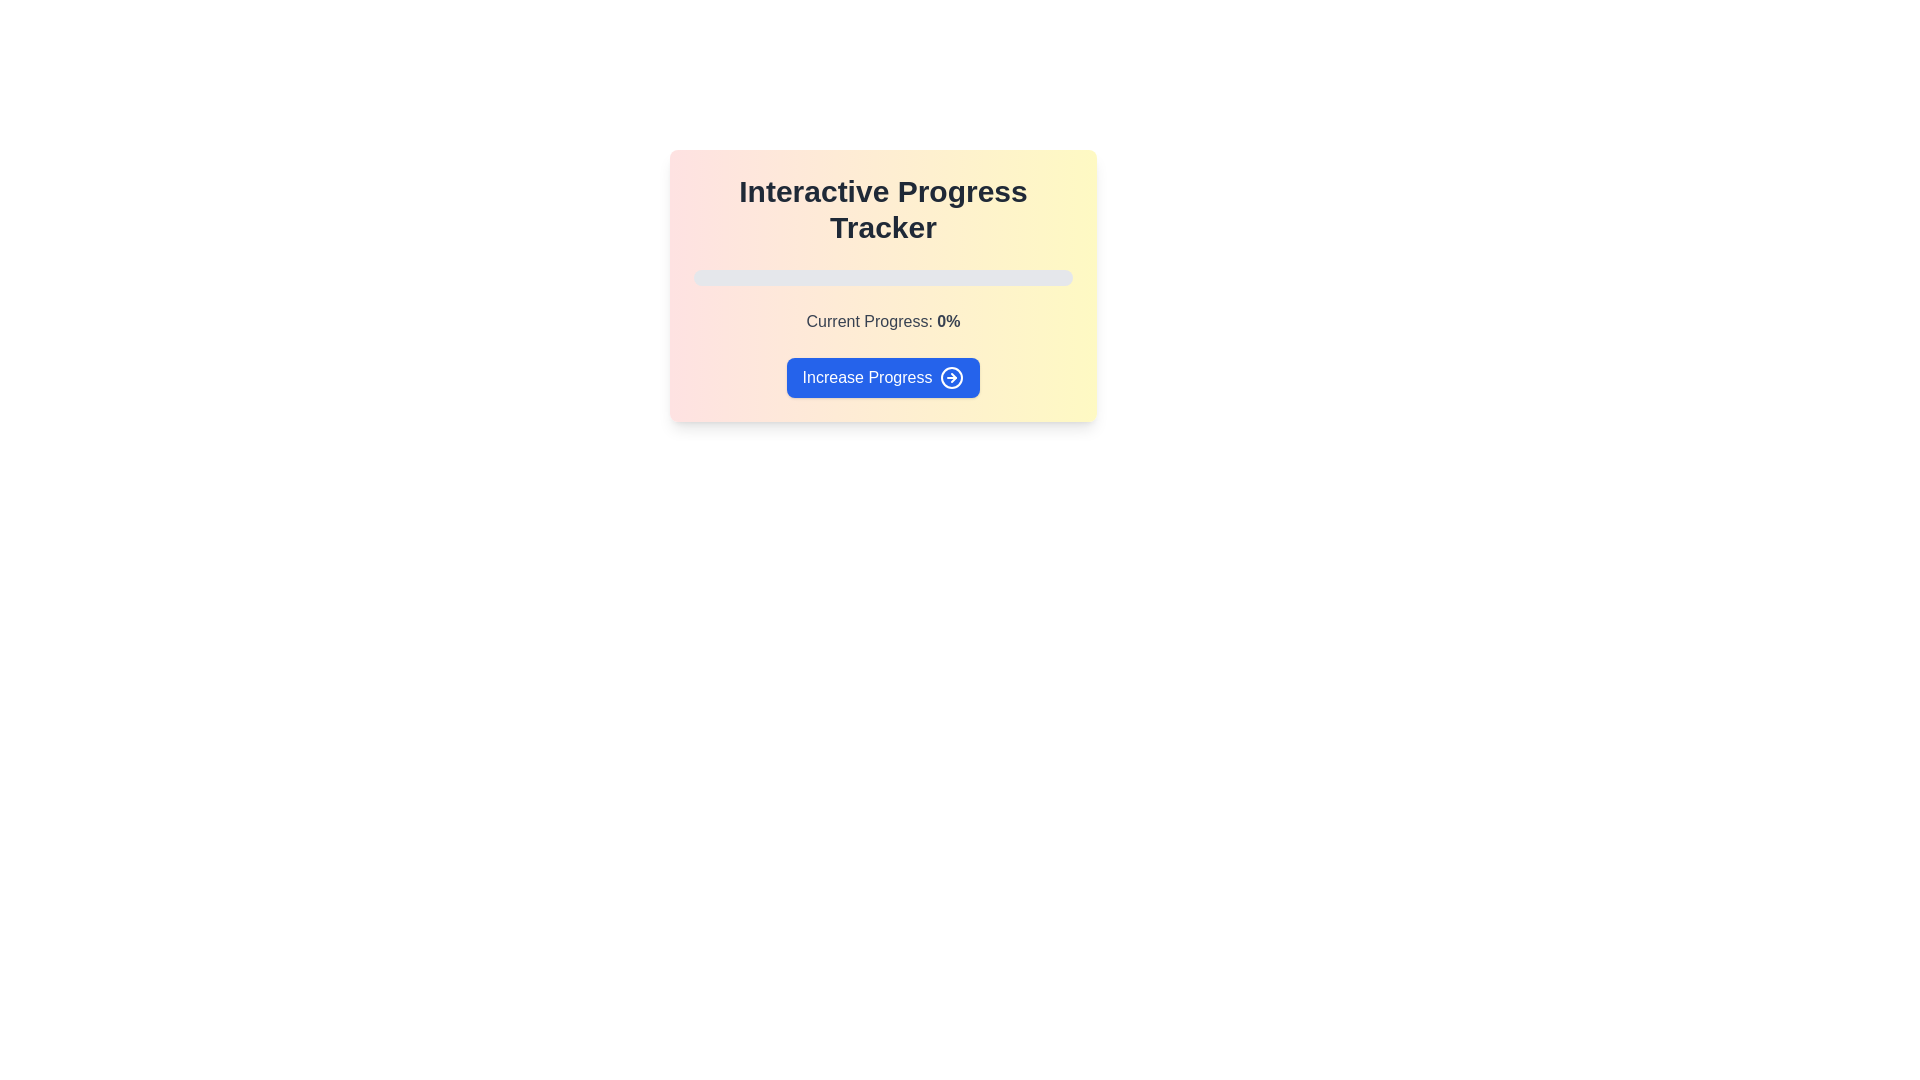  What do you see at coordinates (882, 209) in the screenshot?
I see `the text display element, which serves as the header for the card component, centrally aligned at the top of the card` at bounding box center [882, 209].